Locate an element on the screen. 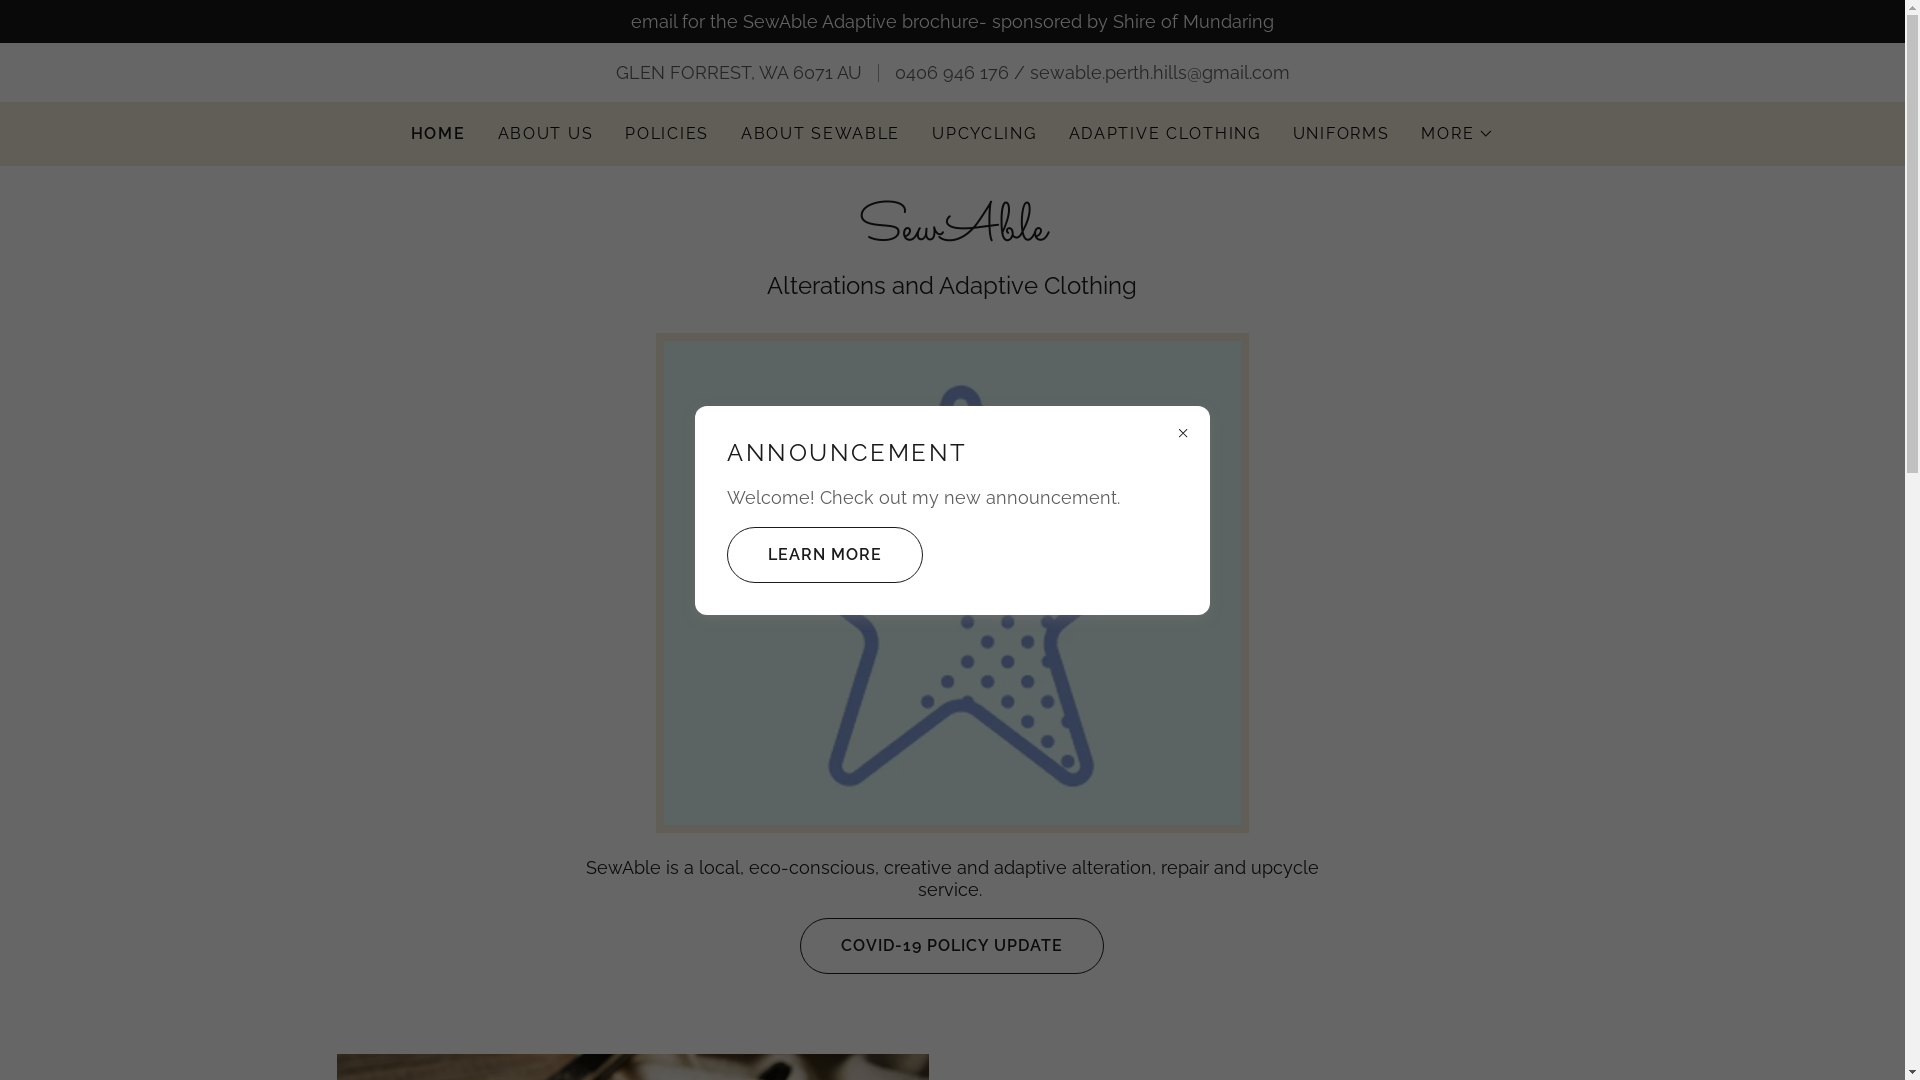 Image resolution: width=1920 pixels, height=1080 pixels. 'MORE' is located at coordinates (1457, 134).